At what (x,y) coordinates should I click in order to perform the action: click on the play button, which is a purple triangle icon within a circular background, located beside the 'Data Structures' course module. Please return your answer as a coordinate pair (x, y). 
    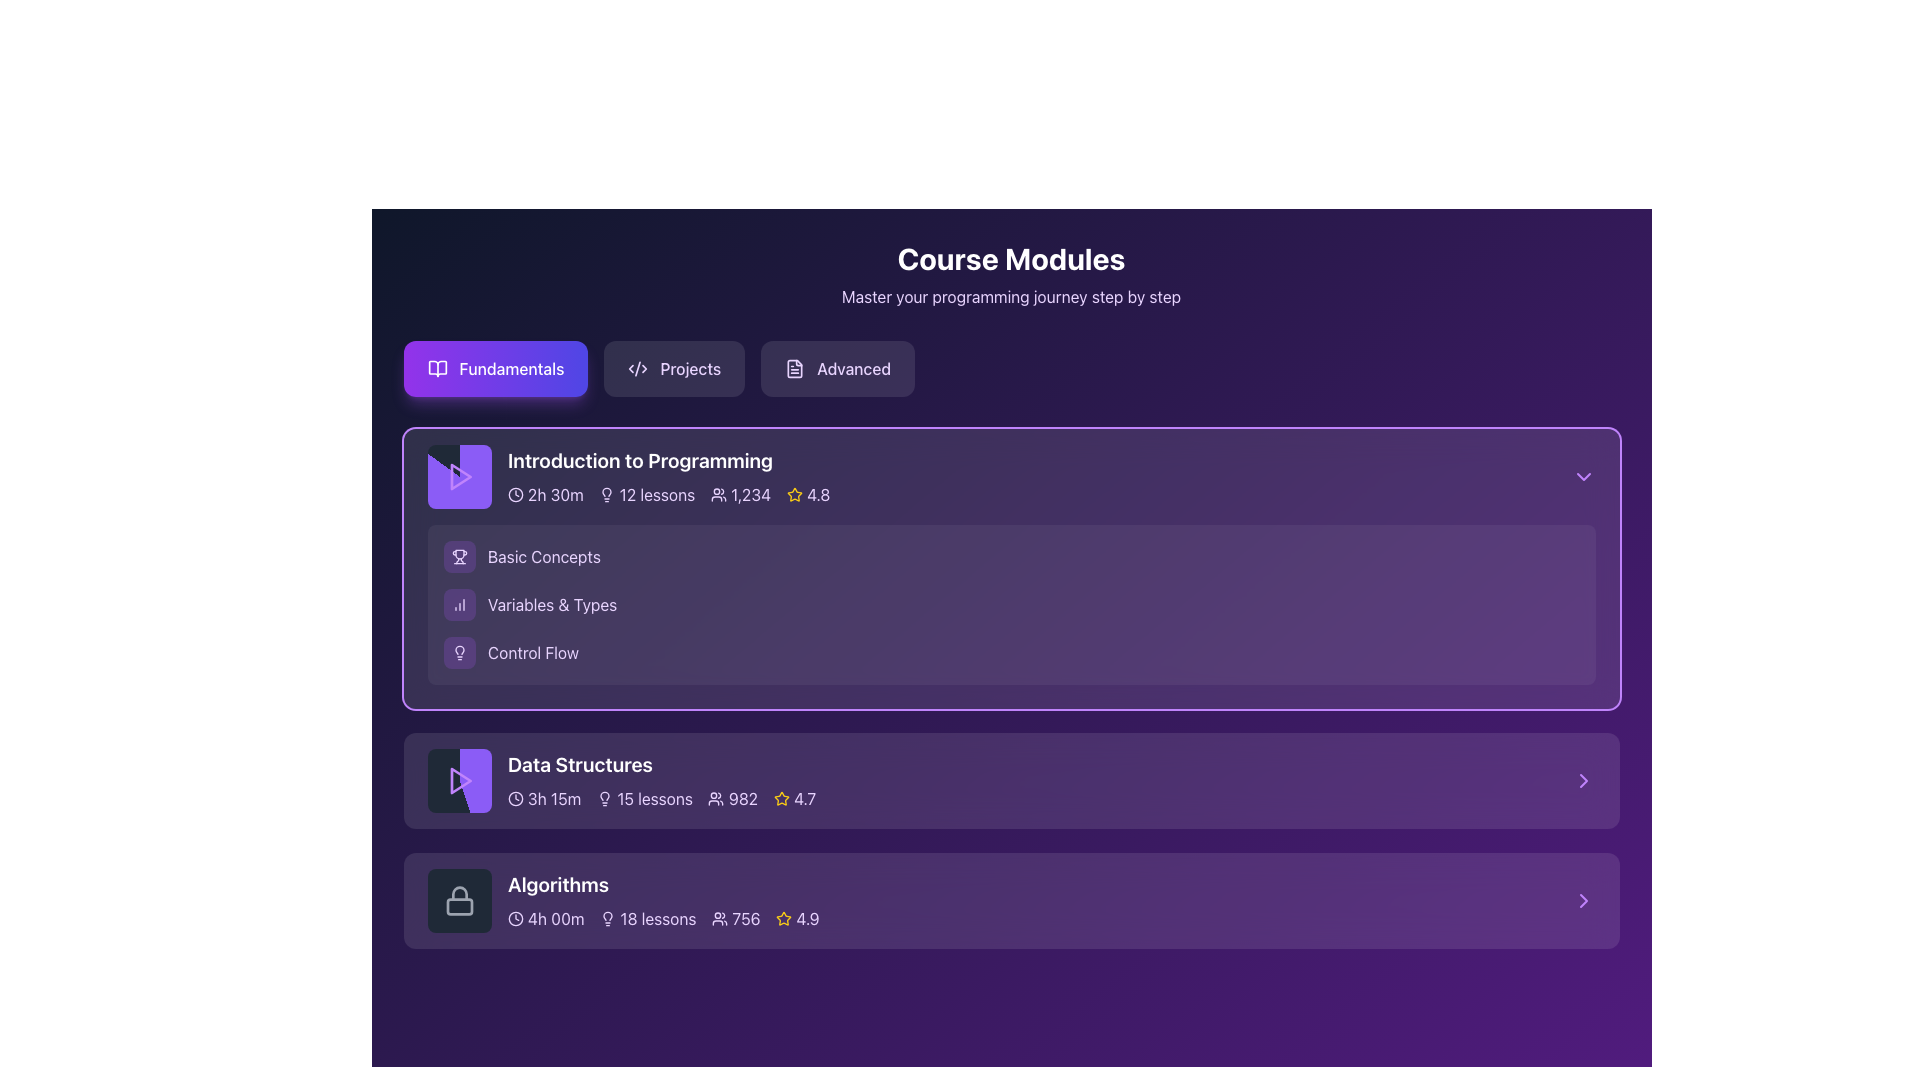
    Looking at the image, I should click on (458, 779).